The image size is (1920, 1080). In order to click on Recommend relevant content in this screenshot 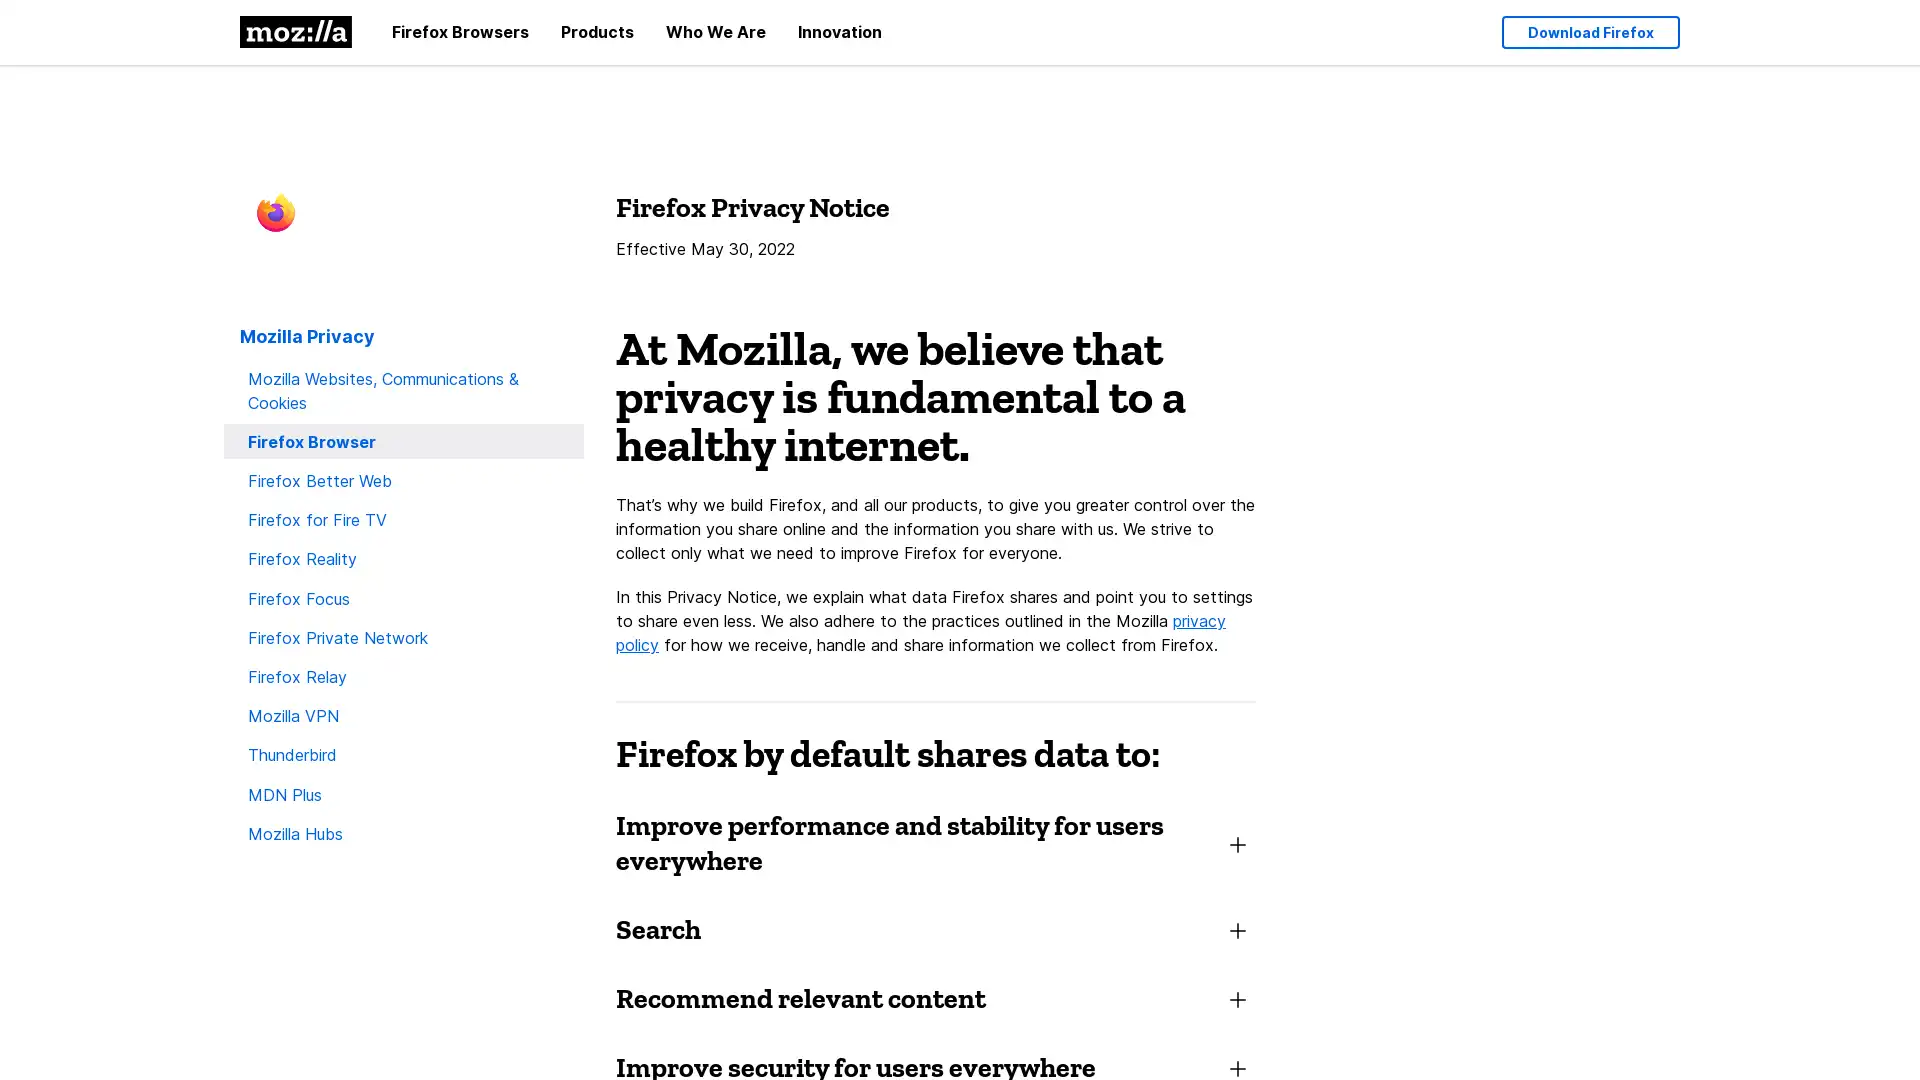, I will do `click(935, 997)`.